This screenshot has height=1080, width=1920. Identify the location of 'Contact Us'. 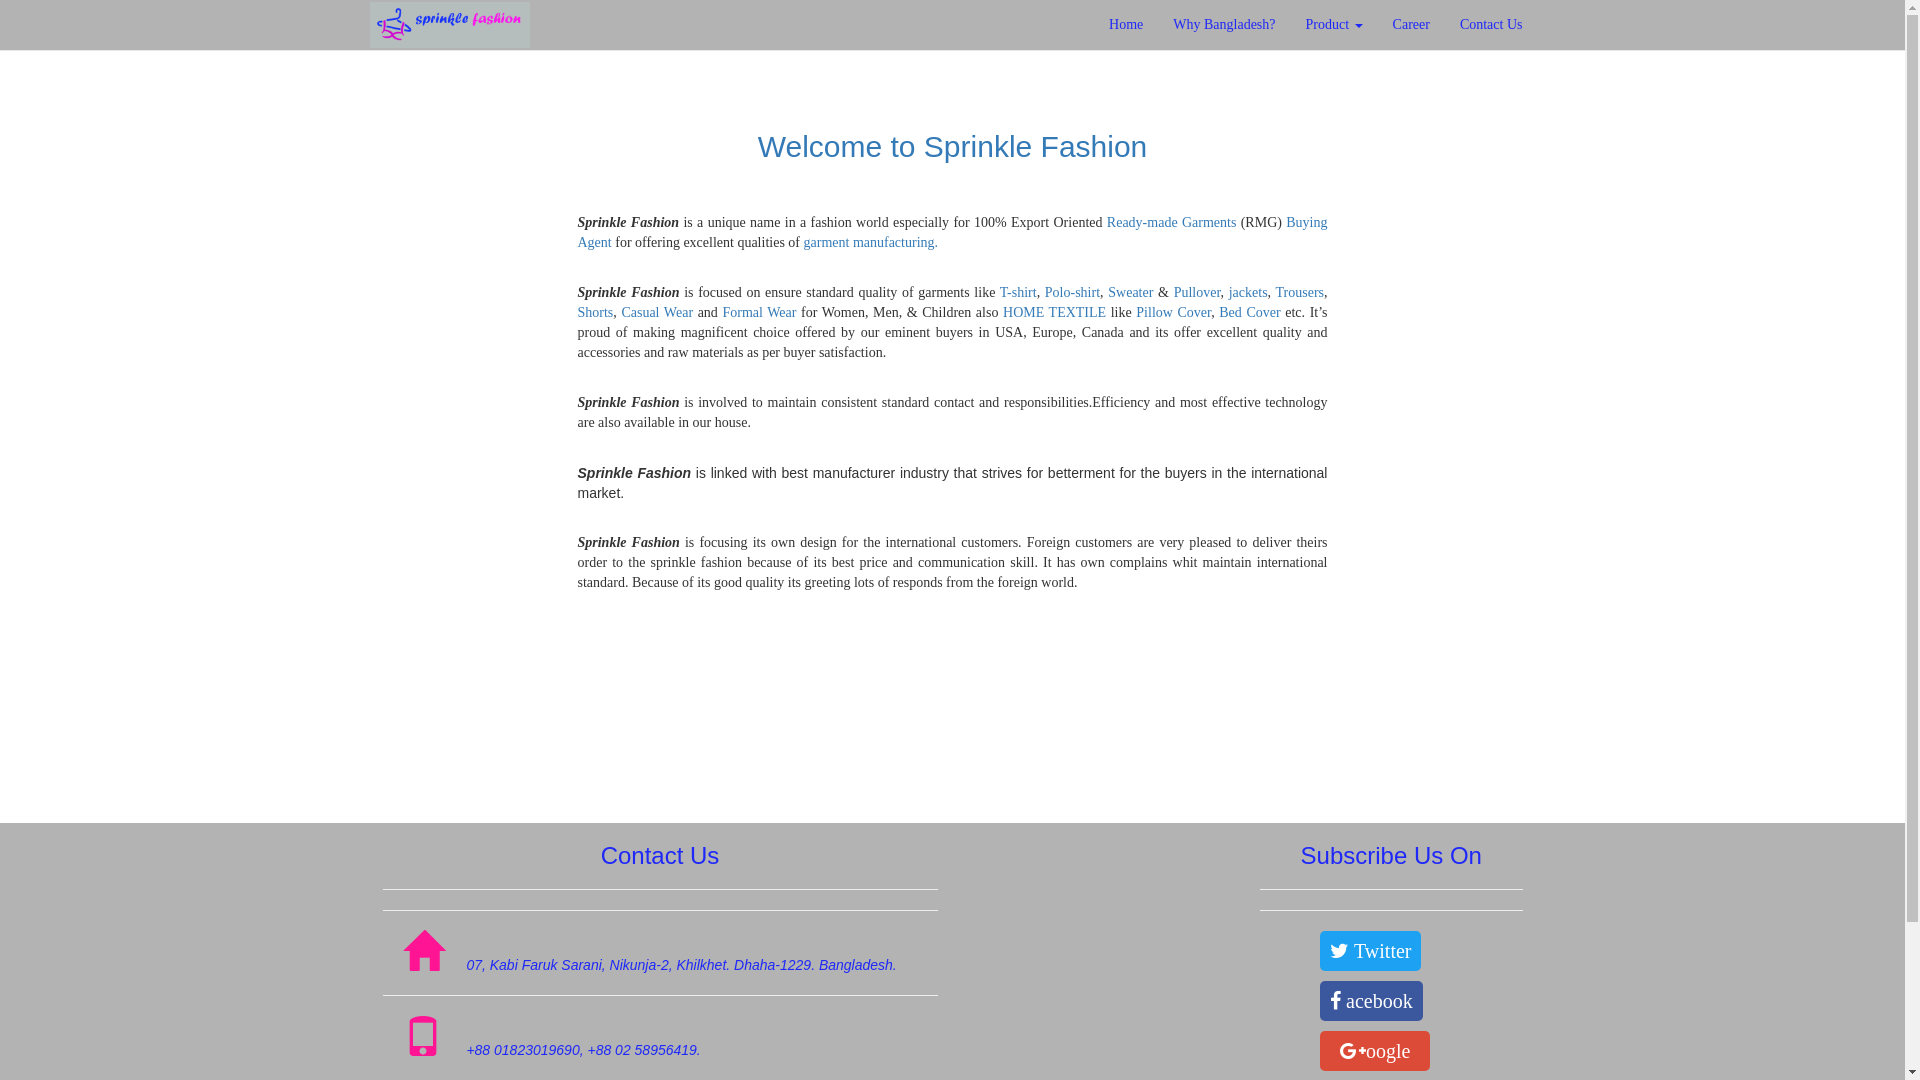
(1444, 24).